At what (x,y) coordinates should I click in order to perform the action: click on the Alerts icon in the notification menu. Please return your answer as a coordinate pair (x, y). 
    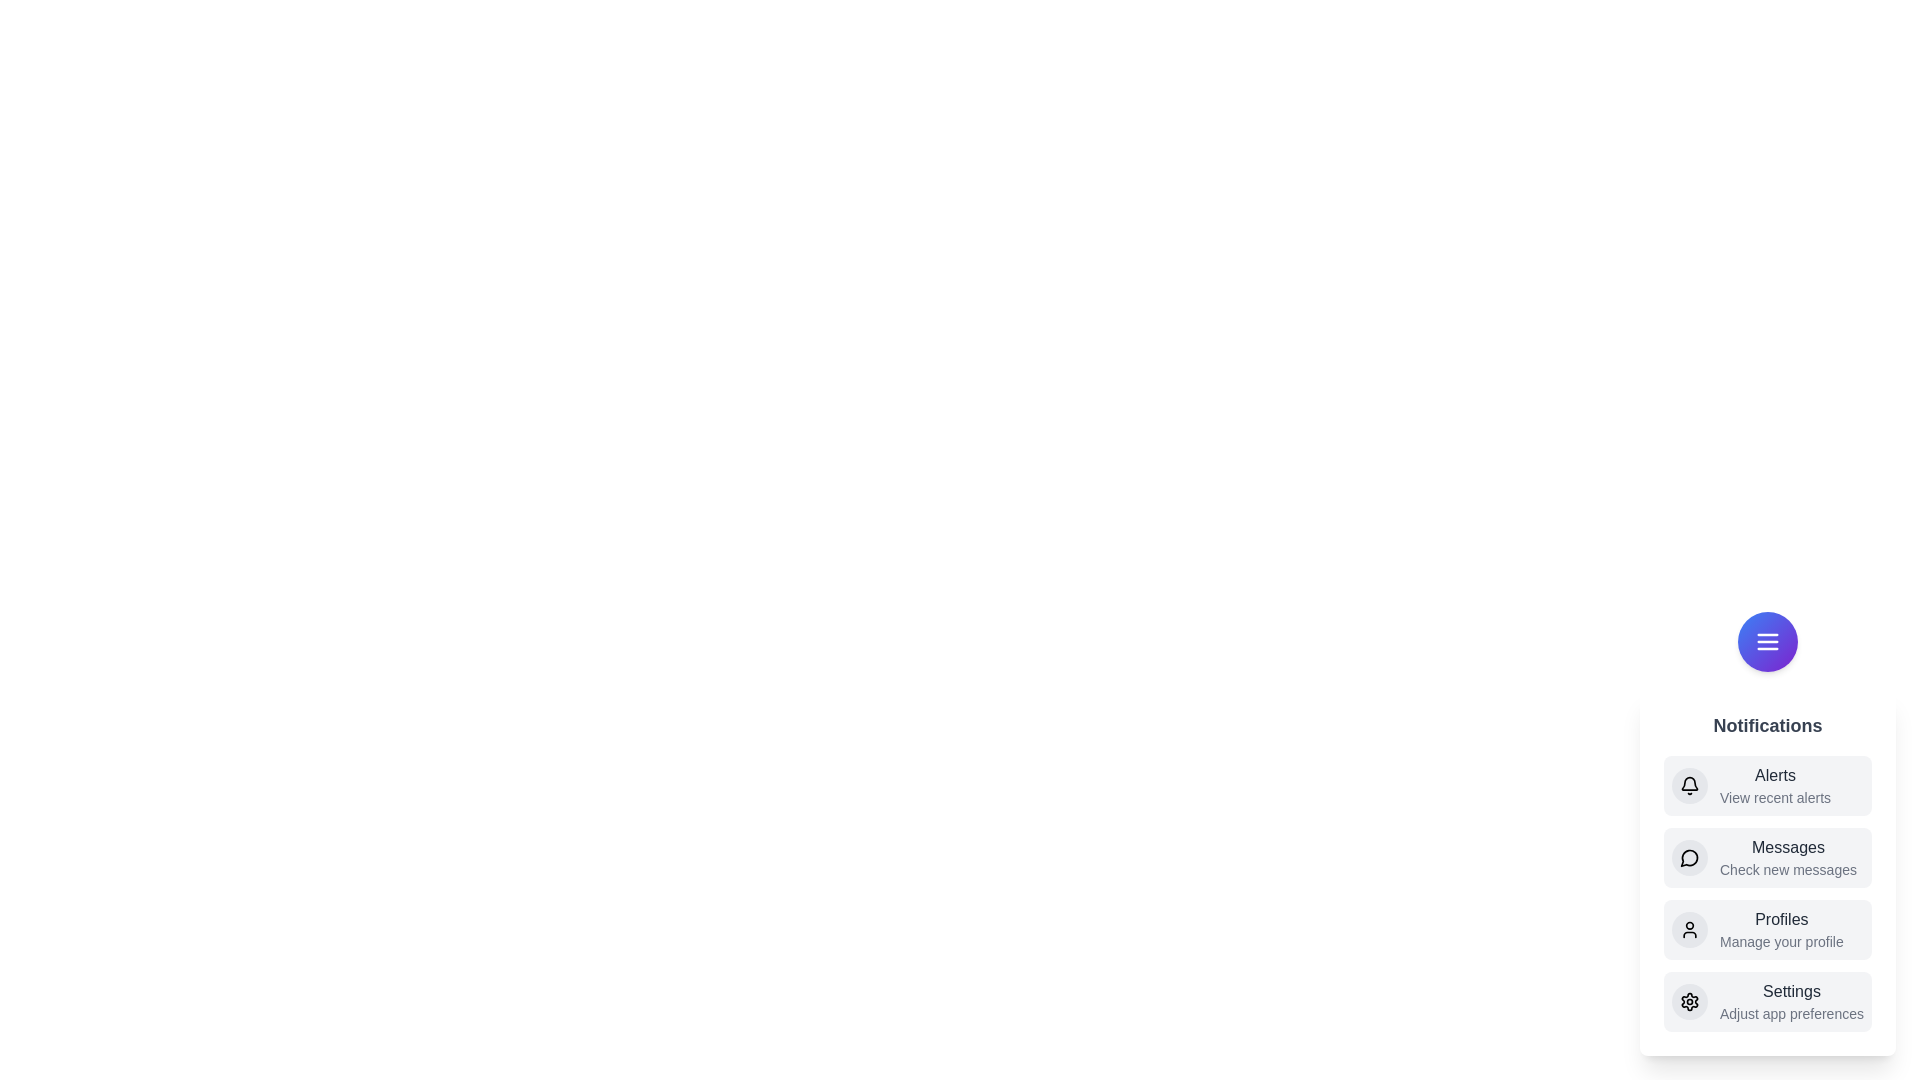
    Looking at the image, I should click on (1688, 785).